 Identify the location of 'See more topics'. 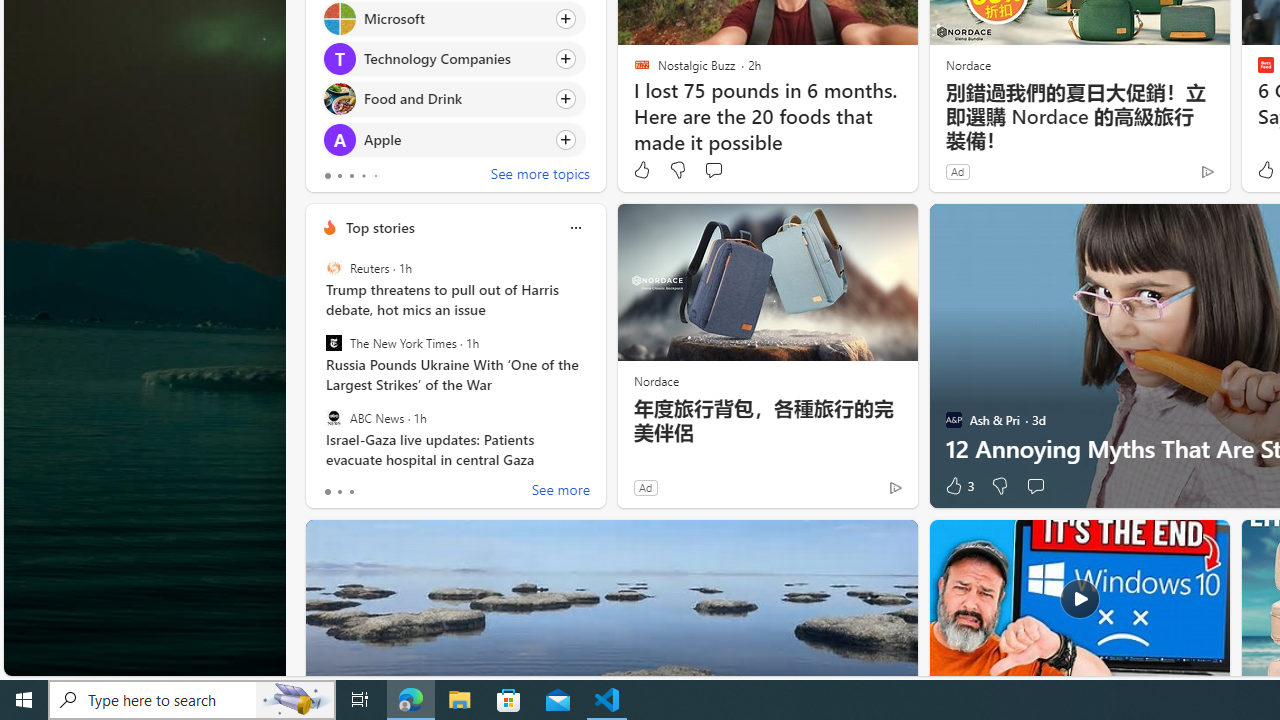
(540, 175).